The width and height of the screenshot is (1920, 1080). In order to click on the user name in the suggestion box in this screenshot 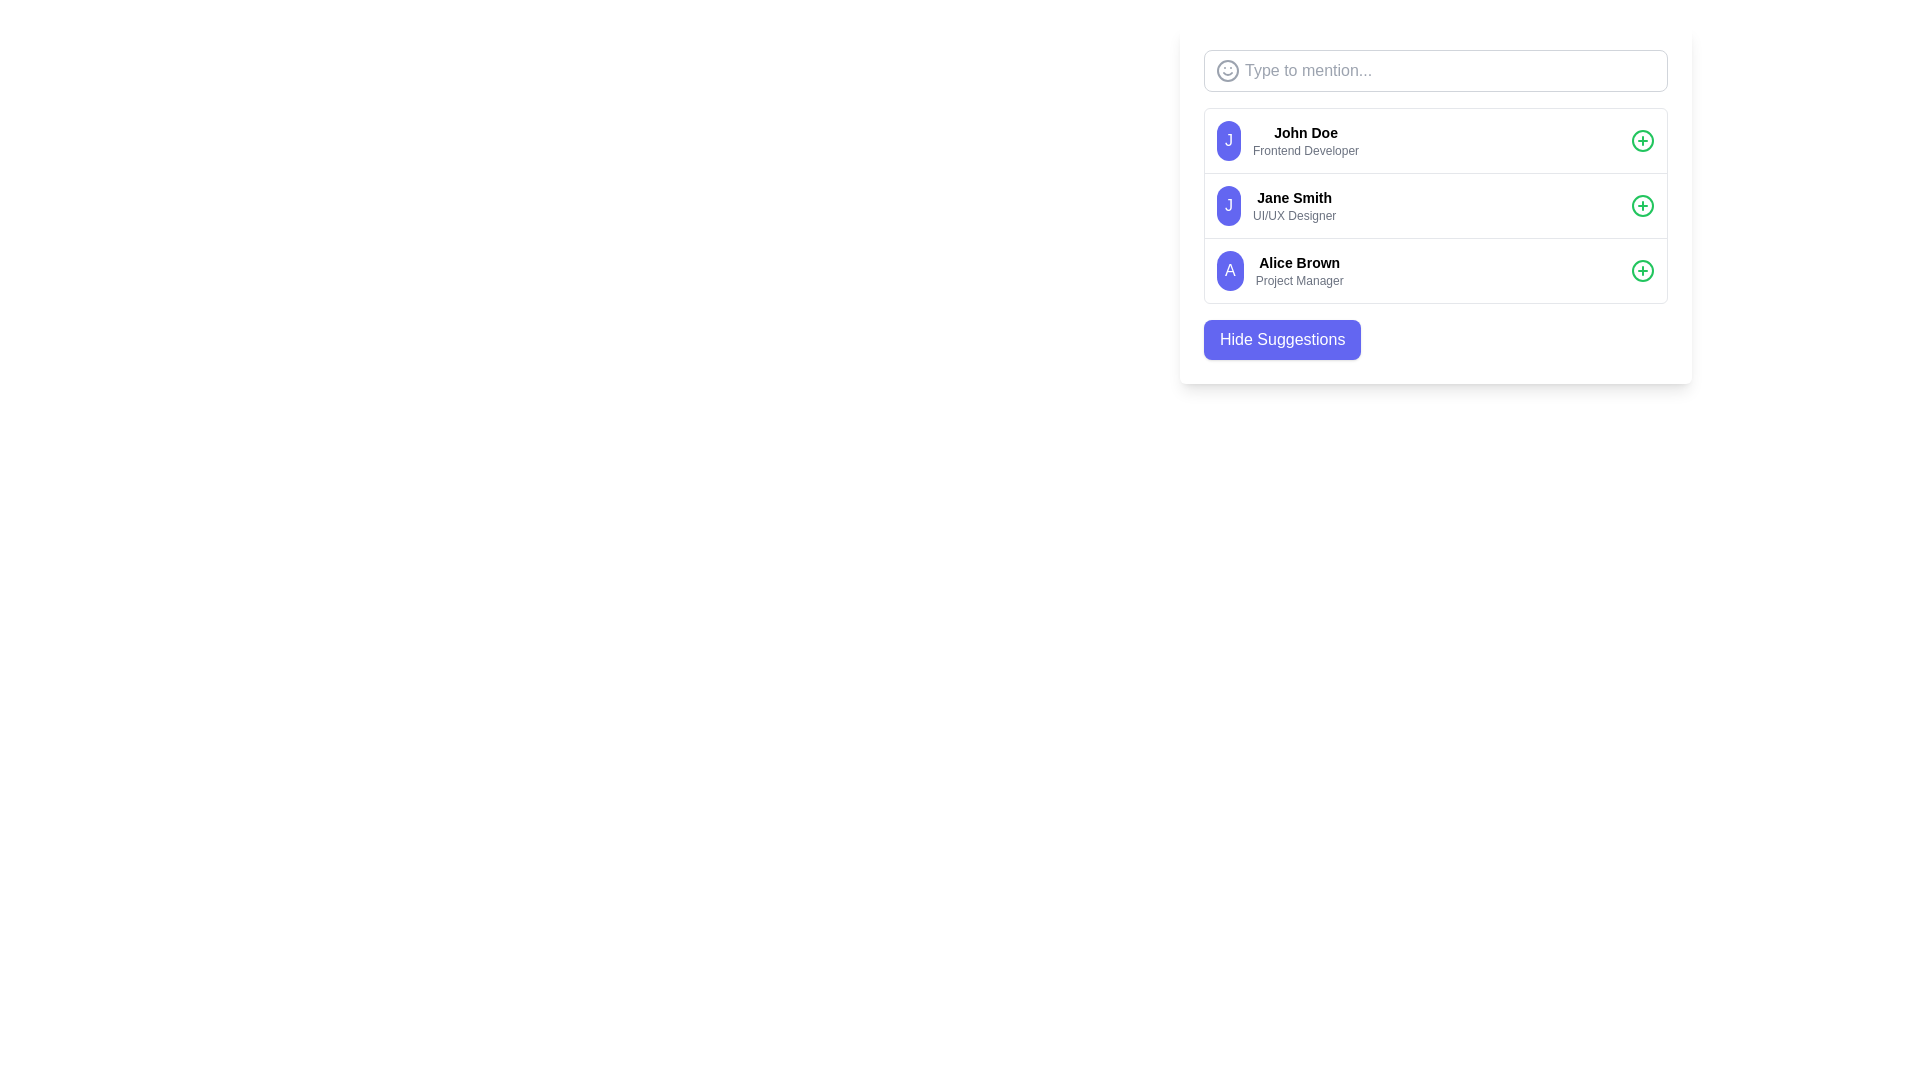, I will do `click(1305, 140)`.